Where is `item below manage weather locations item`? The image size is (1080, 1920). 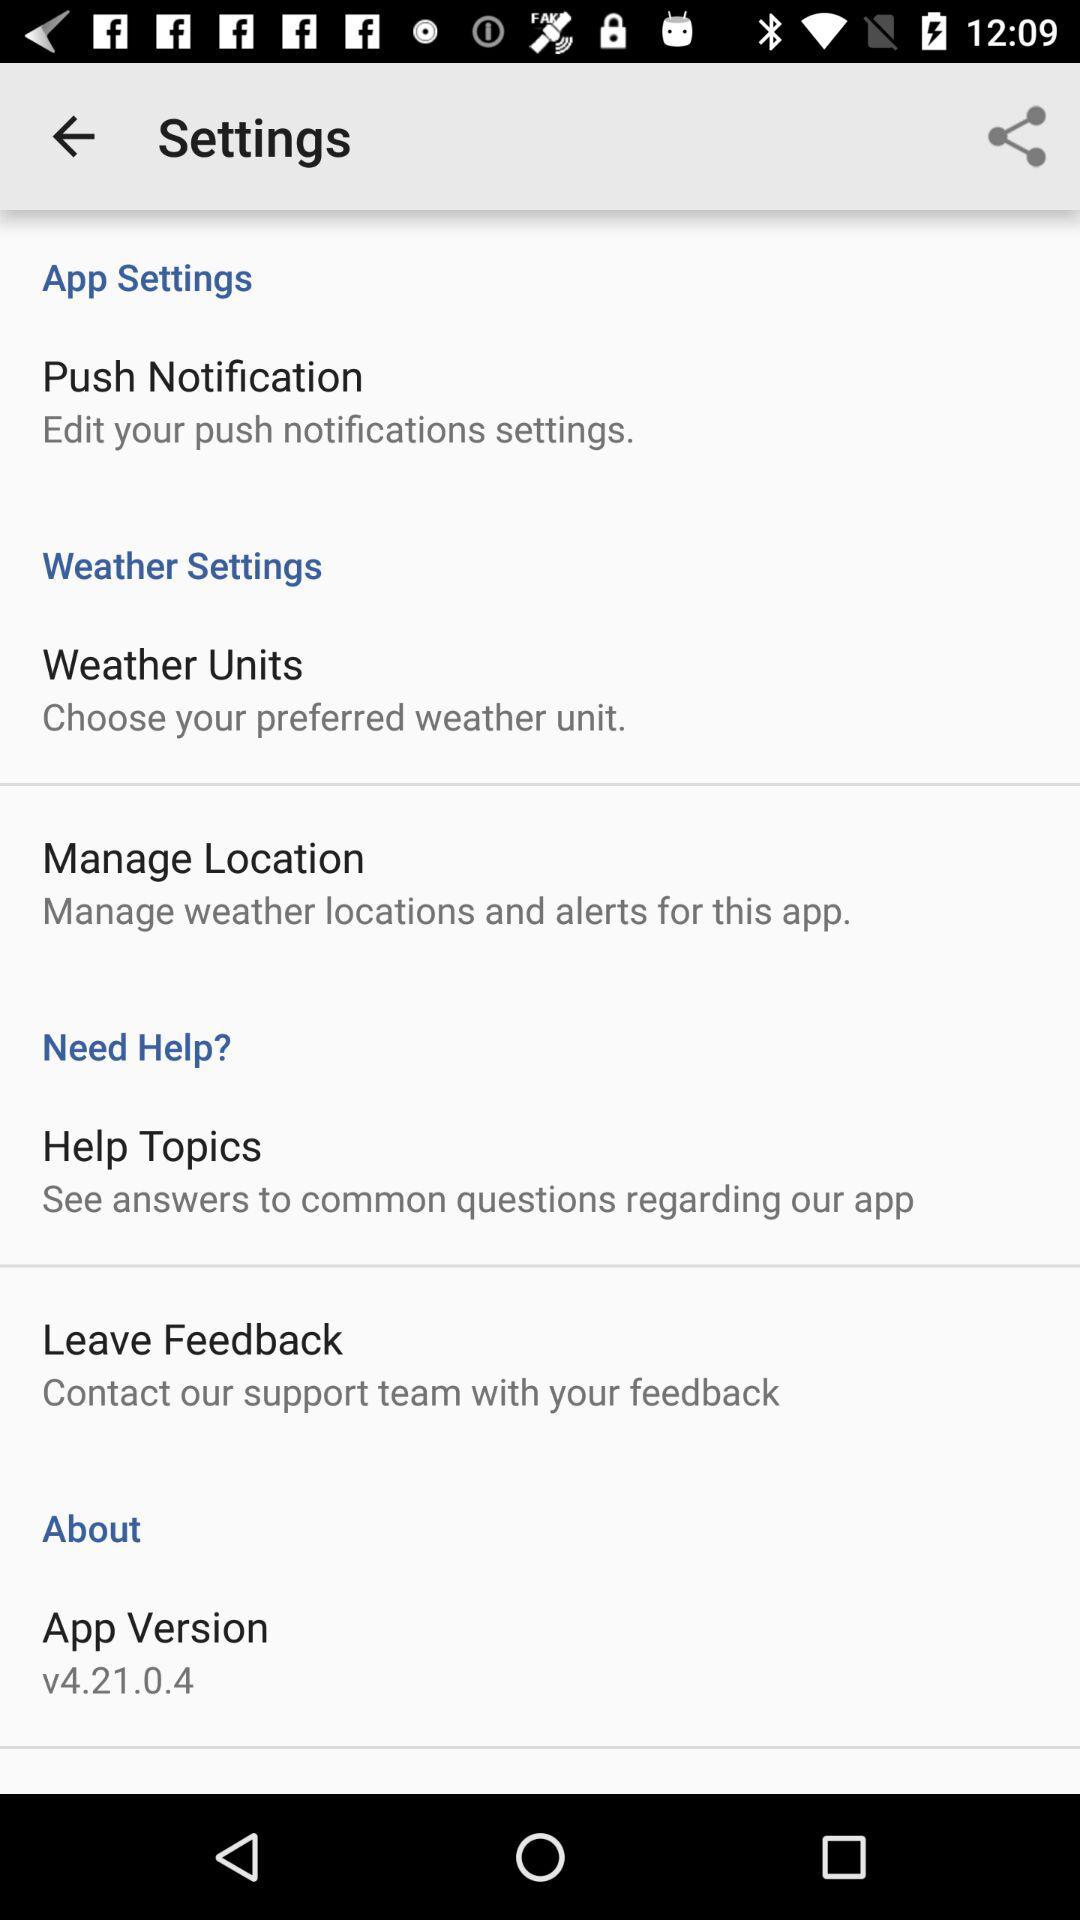
item below manage weather locations item is located at coordinates (540, 1025).